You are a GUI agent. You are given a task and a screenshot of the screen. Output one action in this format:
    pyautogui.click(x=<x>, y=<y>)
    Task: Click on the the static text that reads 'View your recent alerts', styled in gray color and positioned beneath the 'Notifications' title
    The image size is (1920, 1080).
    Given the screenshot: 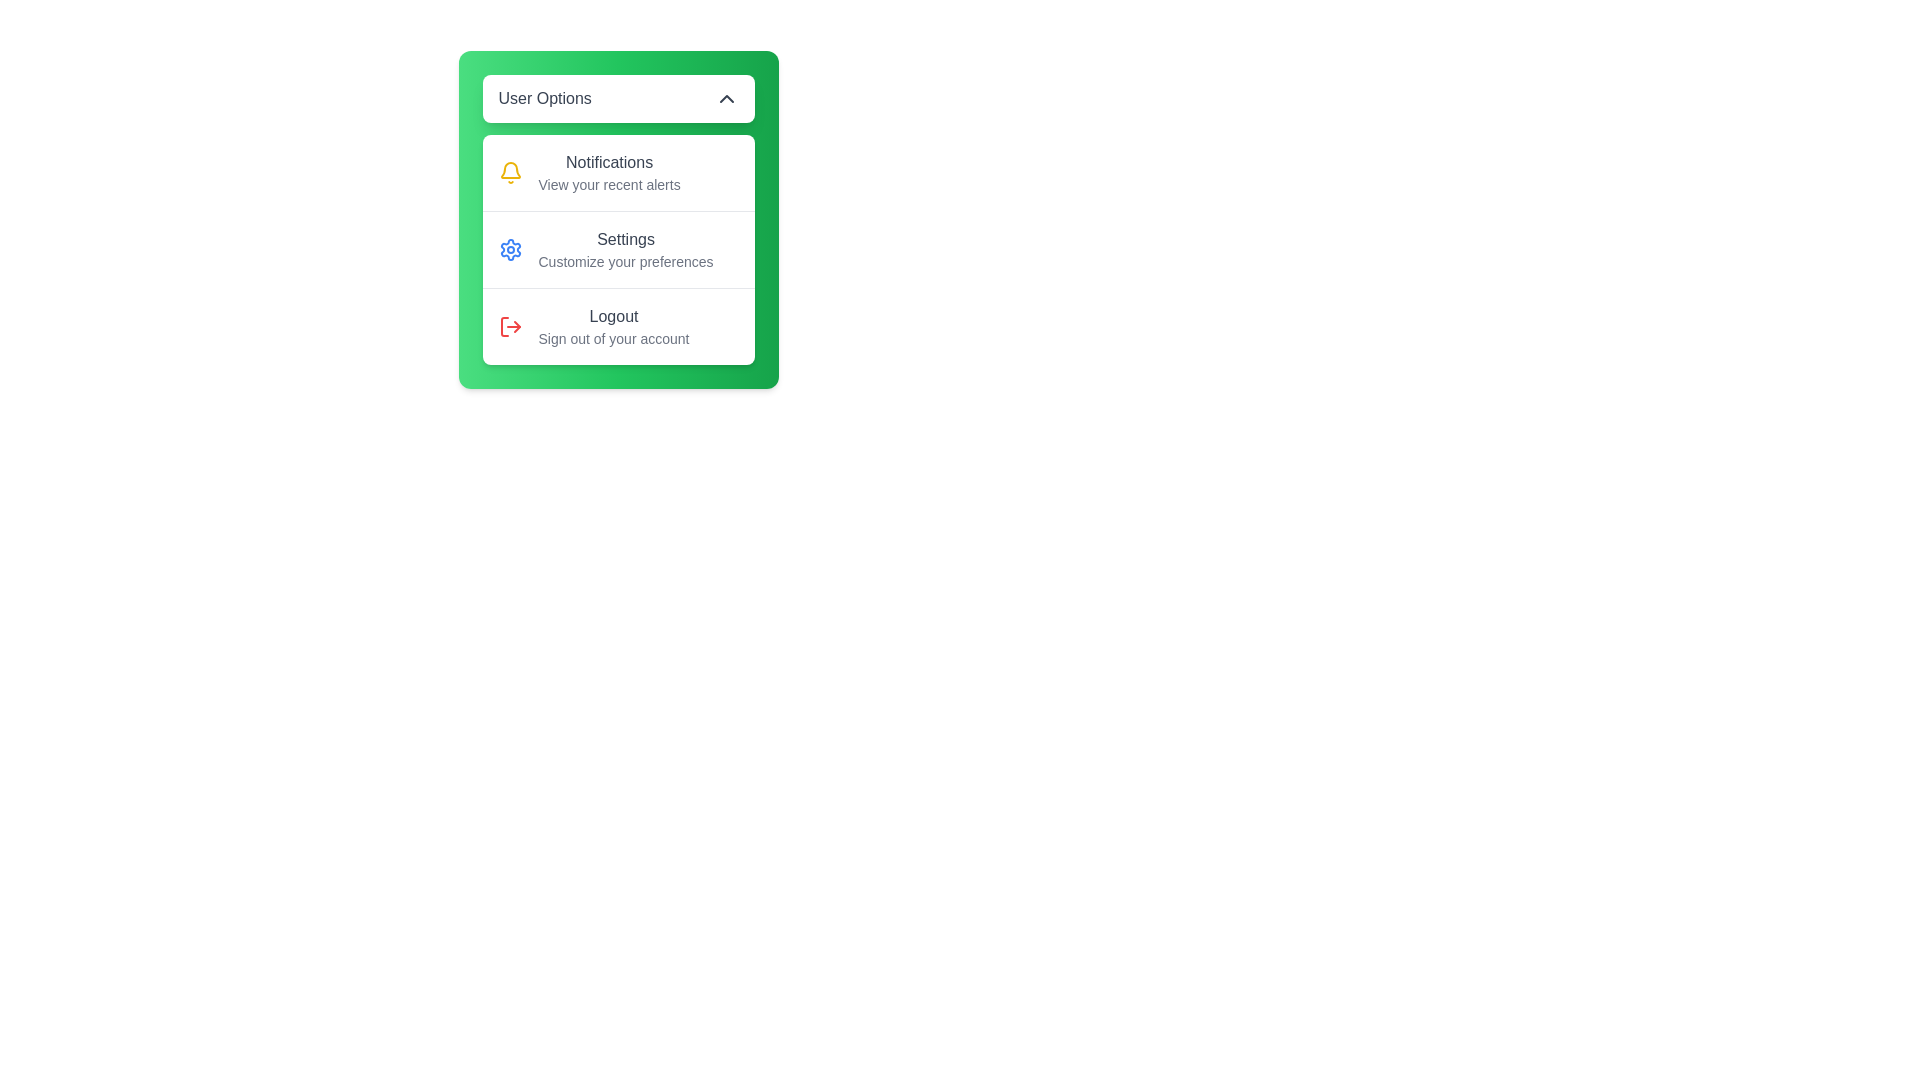 What is the action you would take?
    pyautogui.click(x=608, y=185)
    